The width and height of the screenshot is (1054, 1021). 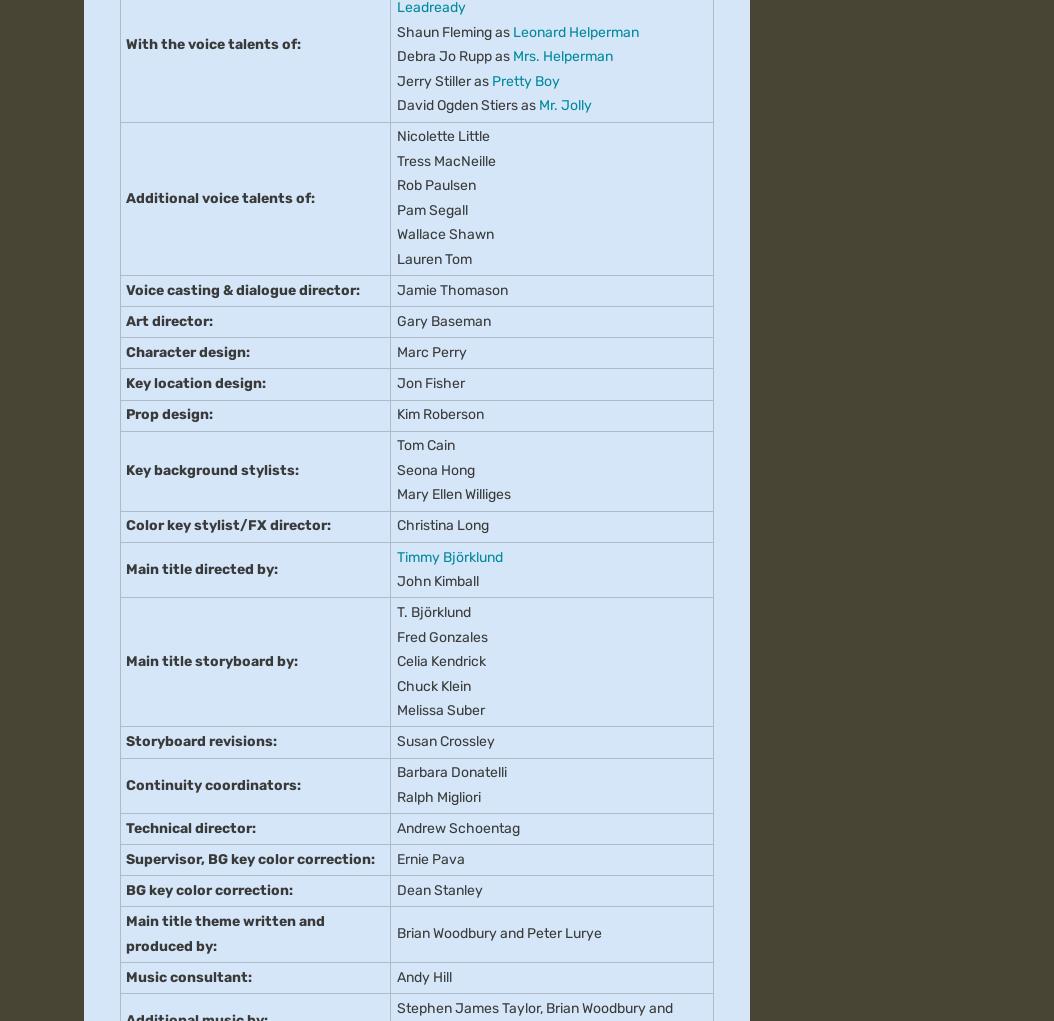 I want to click on 'Terms of Use', so click(x=473, y=151).